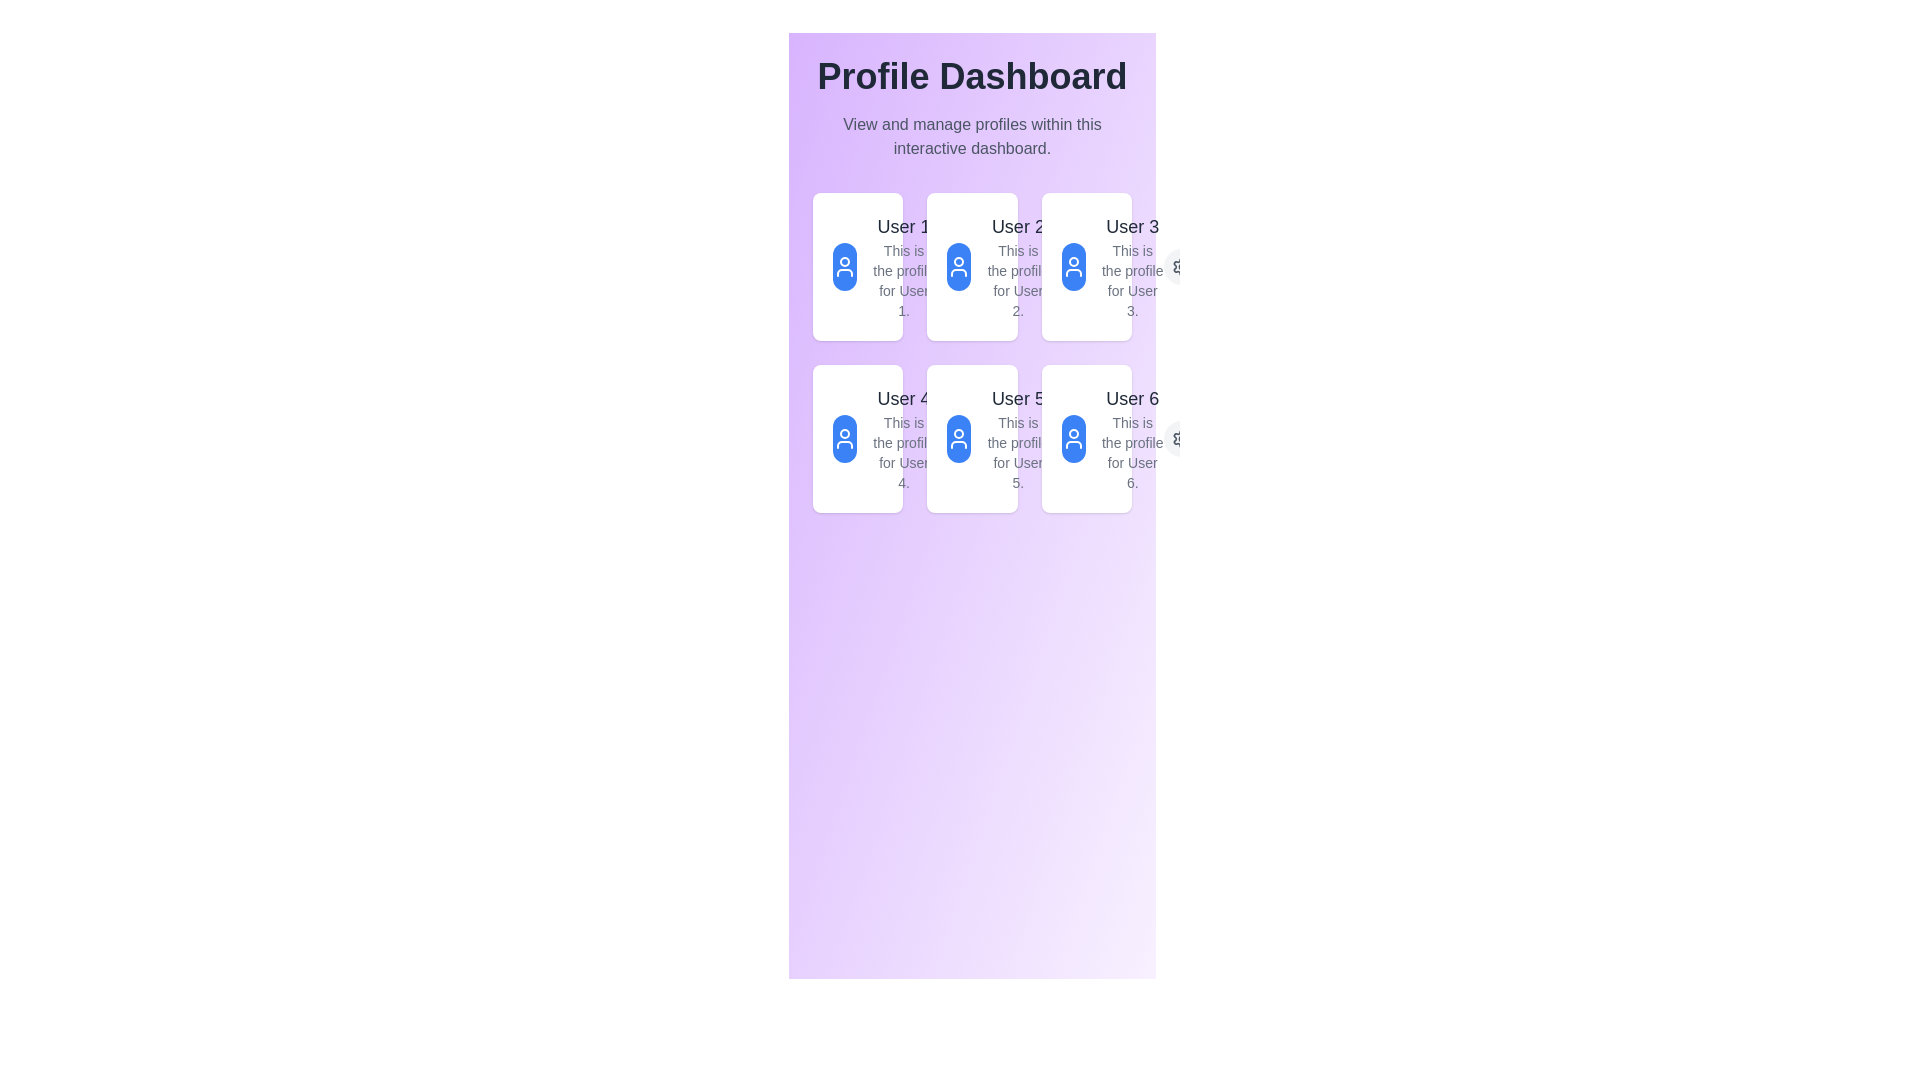 This screenshot has height=1080, width=1920. Describe the element at coordinates (972, 438) in the screenshot. I see `the user profile icon associated with 'User 5' which is located to the left of the text 'User 5' within the profile card in a 3x2 grid layout` at that location.